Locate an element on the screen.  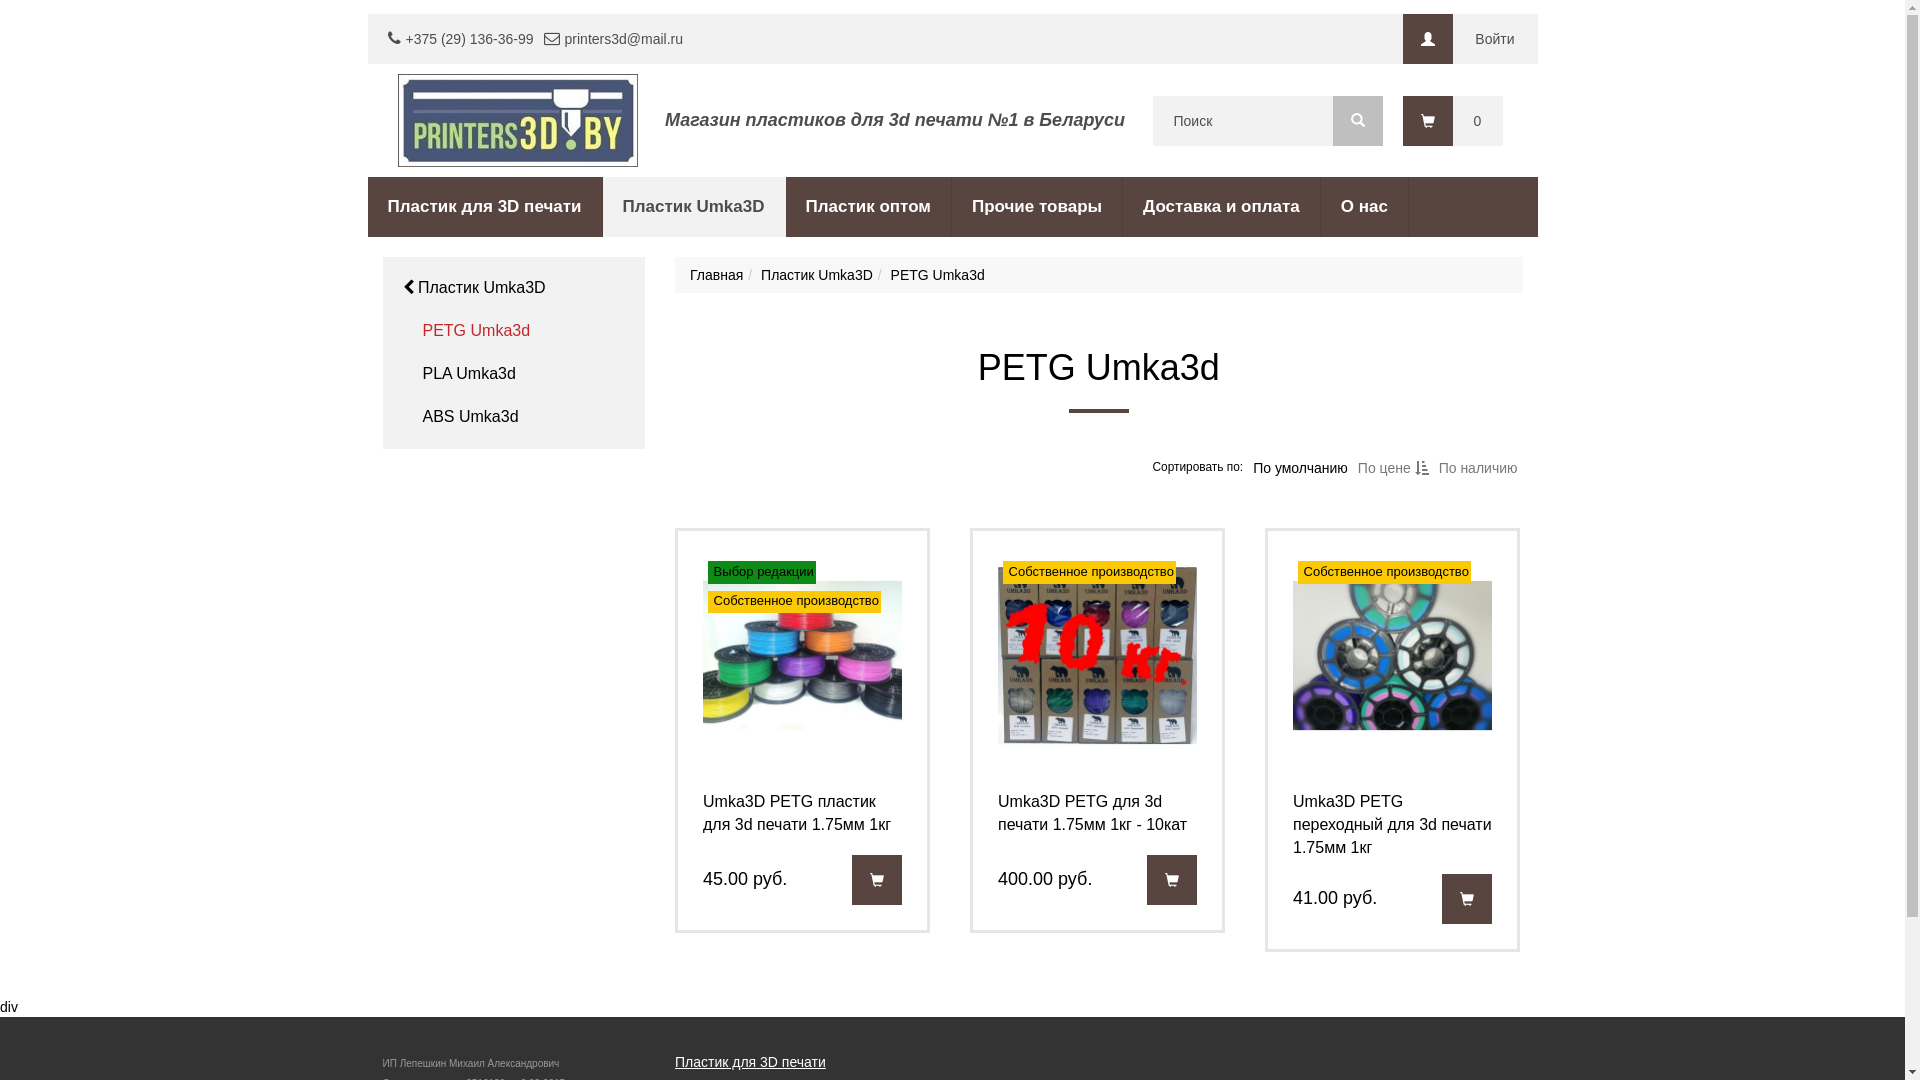
'PLA Umka3d' is located at coordinates (467, 374).